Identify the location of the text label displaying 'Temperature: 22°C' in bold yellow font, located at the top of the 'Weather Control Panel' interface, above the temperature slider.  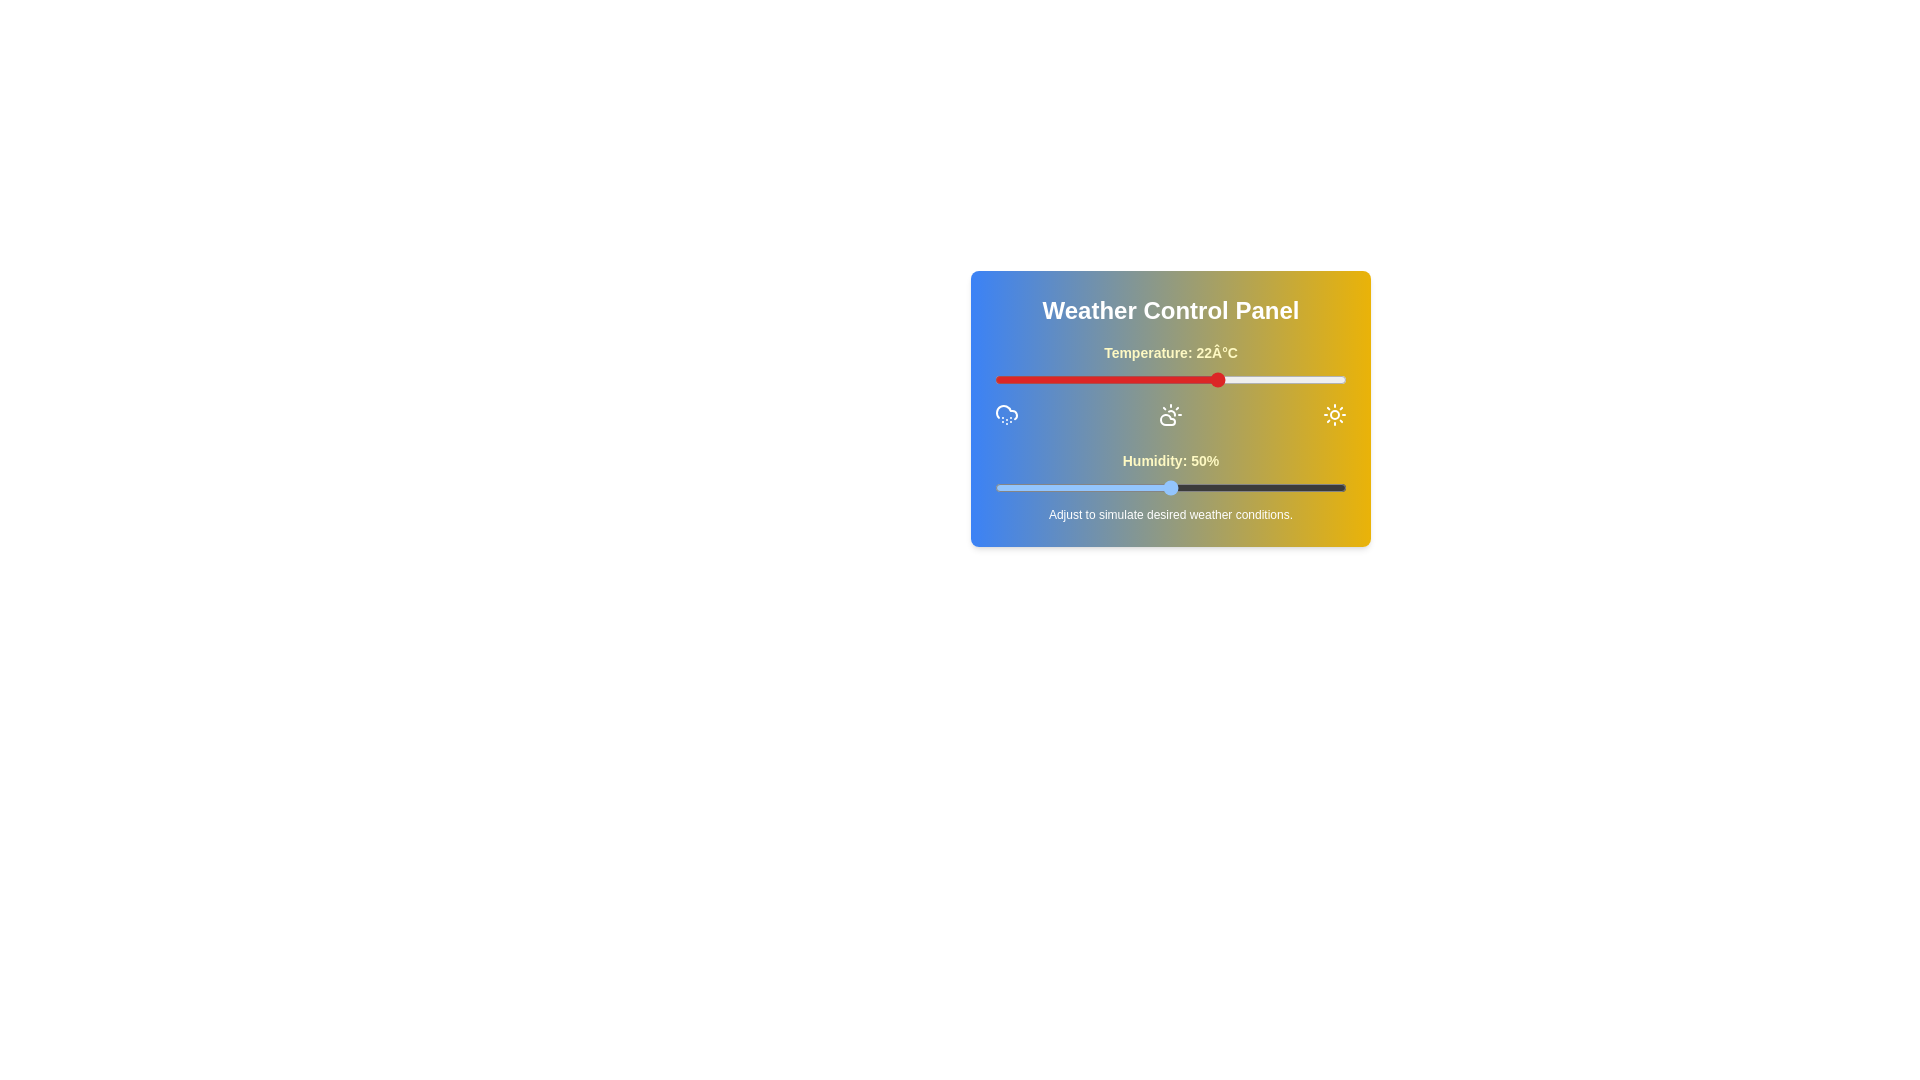
(1171, 352).